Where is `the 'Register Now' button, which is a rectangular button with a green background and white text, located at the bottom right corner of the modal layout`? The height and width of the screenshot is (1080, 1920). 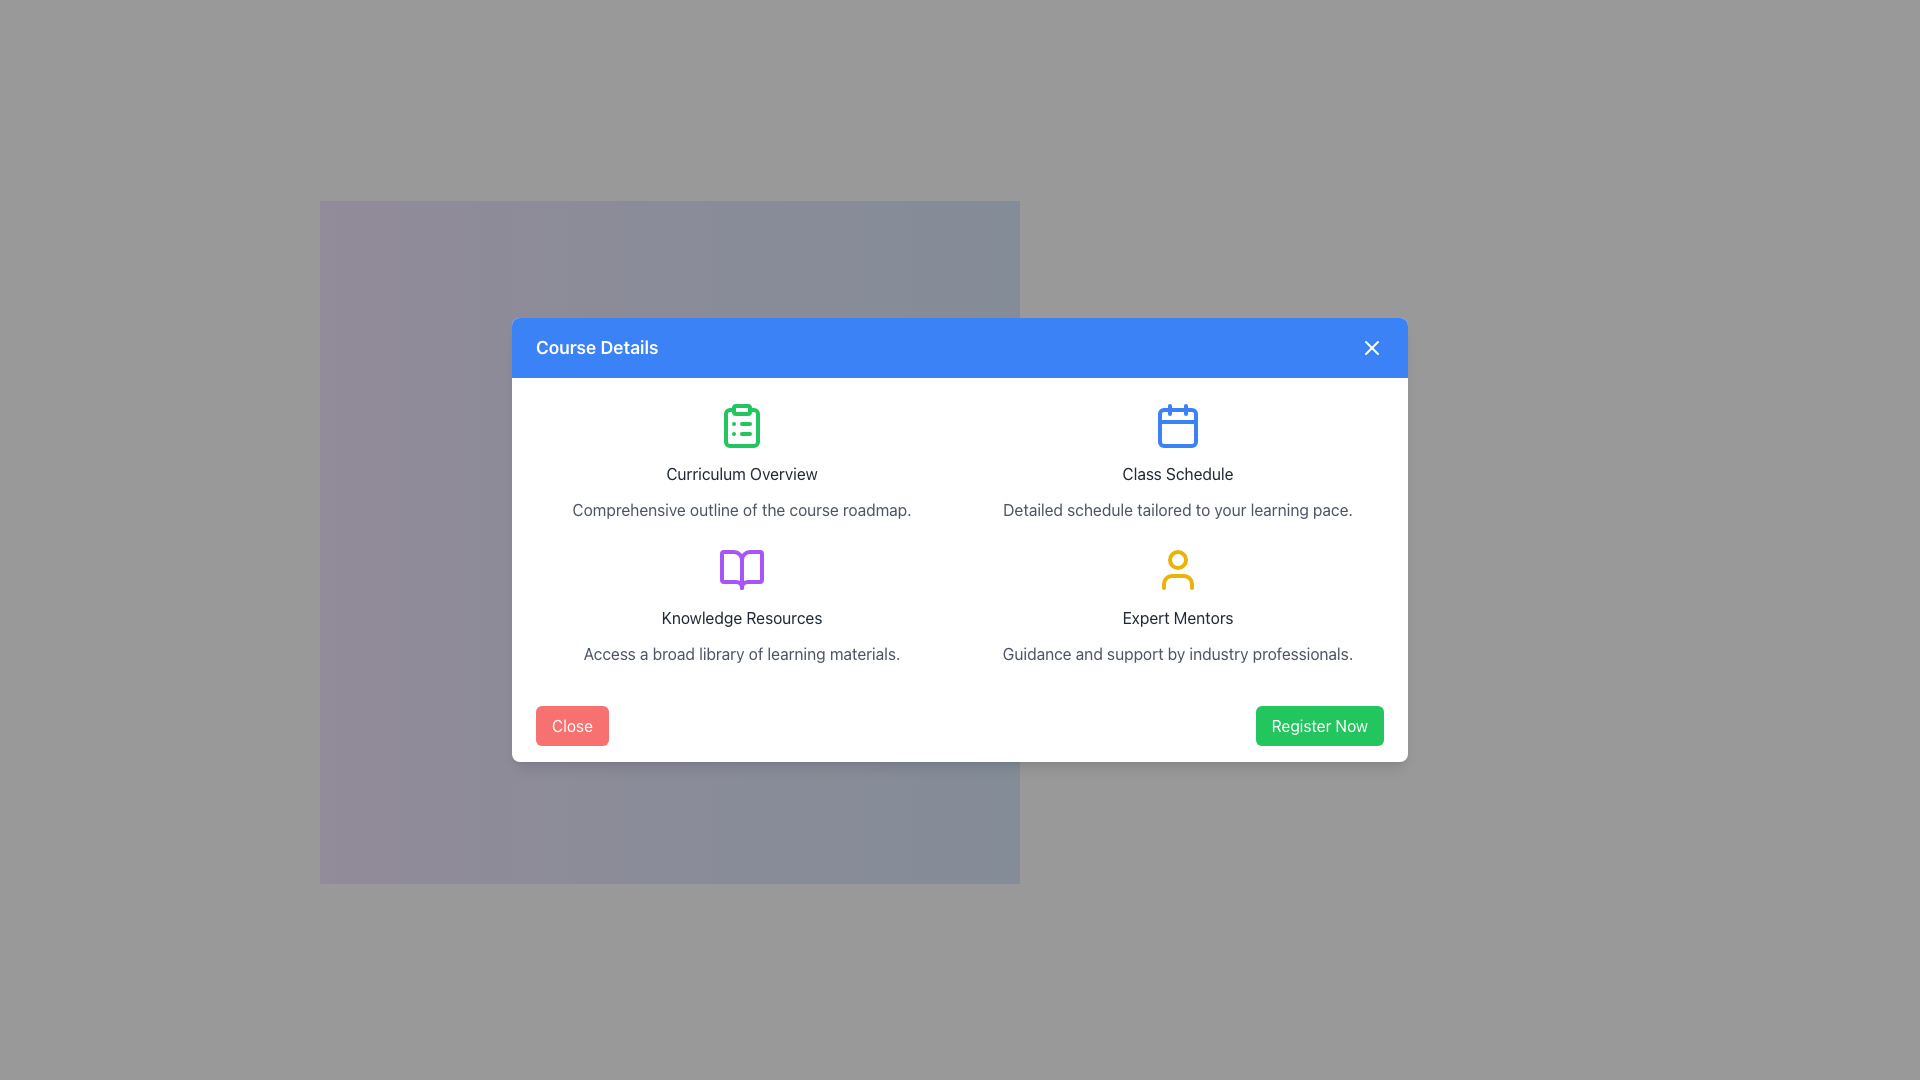
the 'Register Now' button, which is a rectangular button with a green background and white text, located at the bottom right corner of the modal layout is located at coordinates (1319, 725).